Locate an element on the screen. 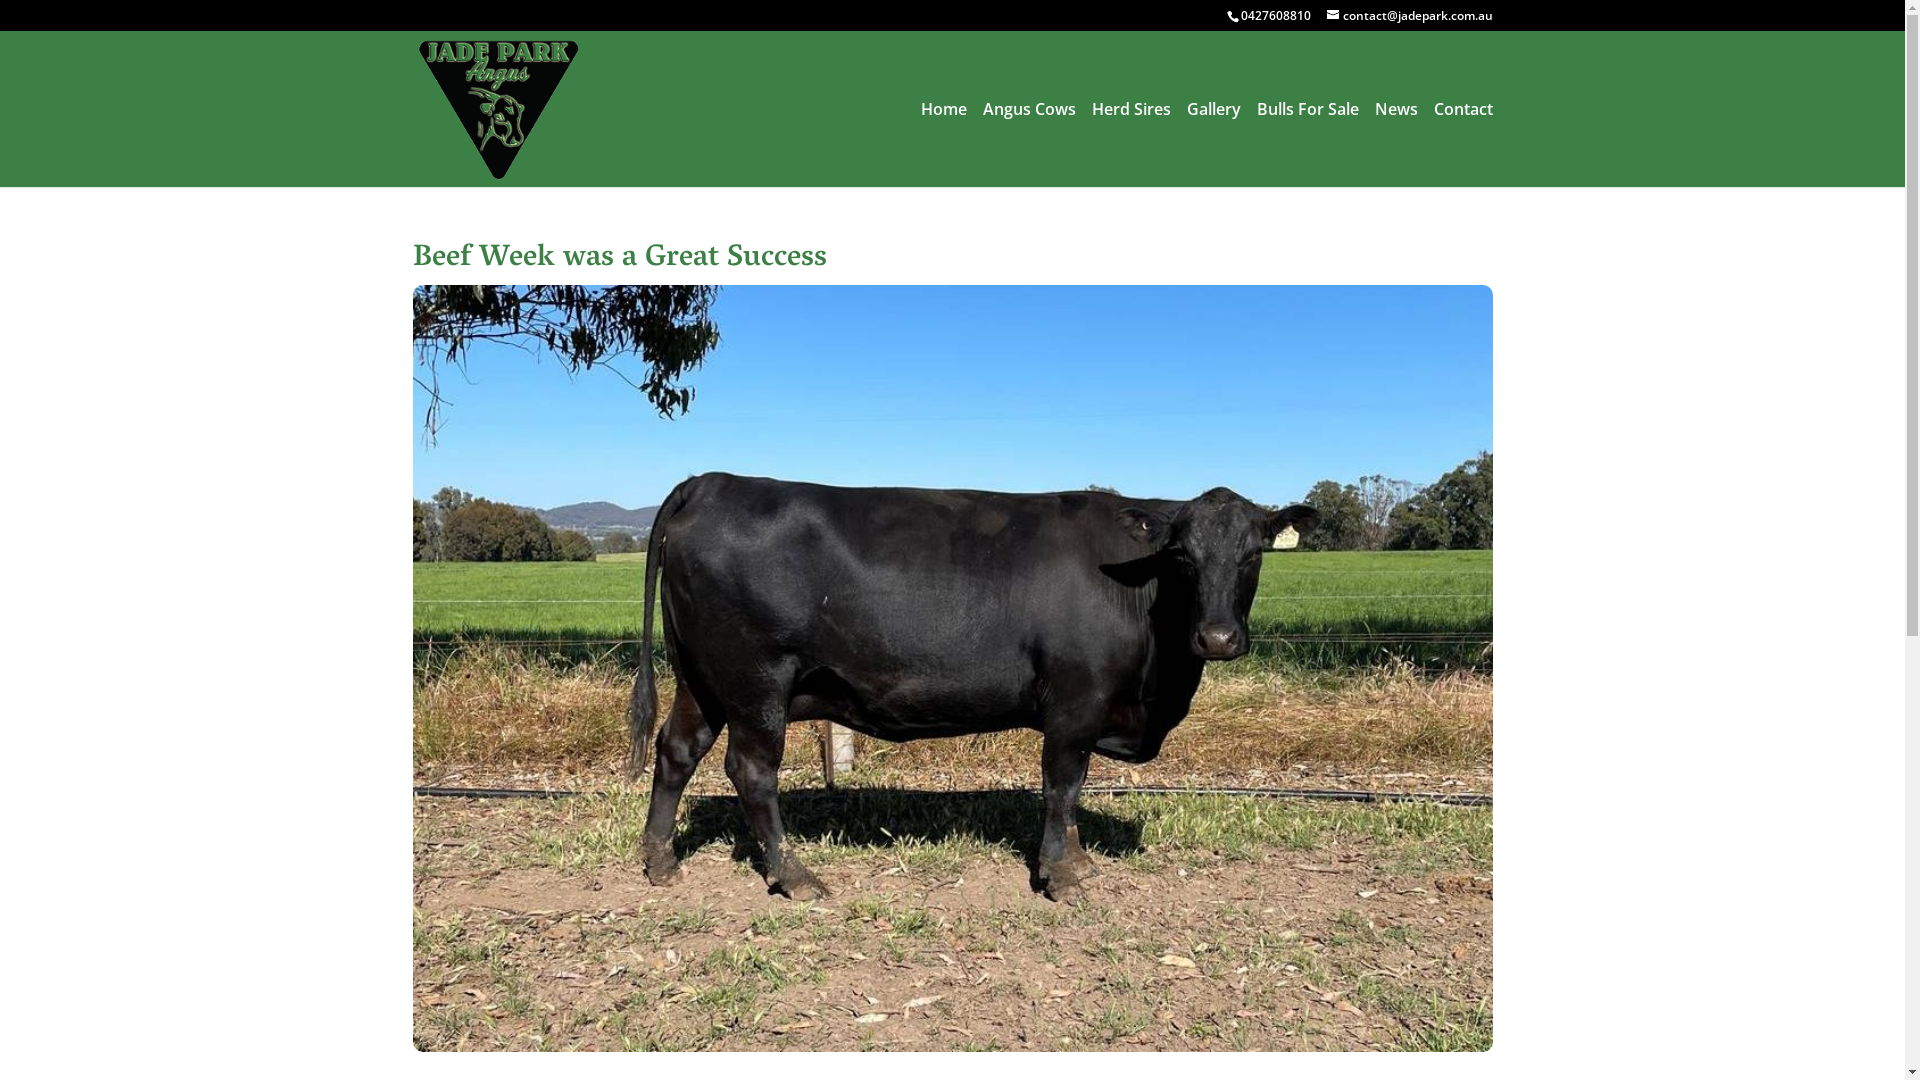 This screenshot has width=1920, height=1080. 'Contact' is located at coordinates (1433, 143).